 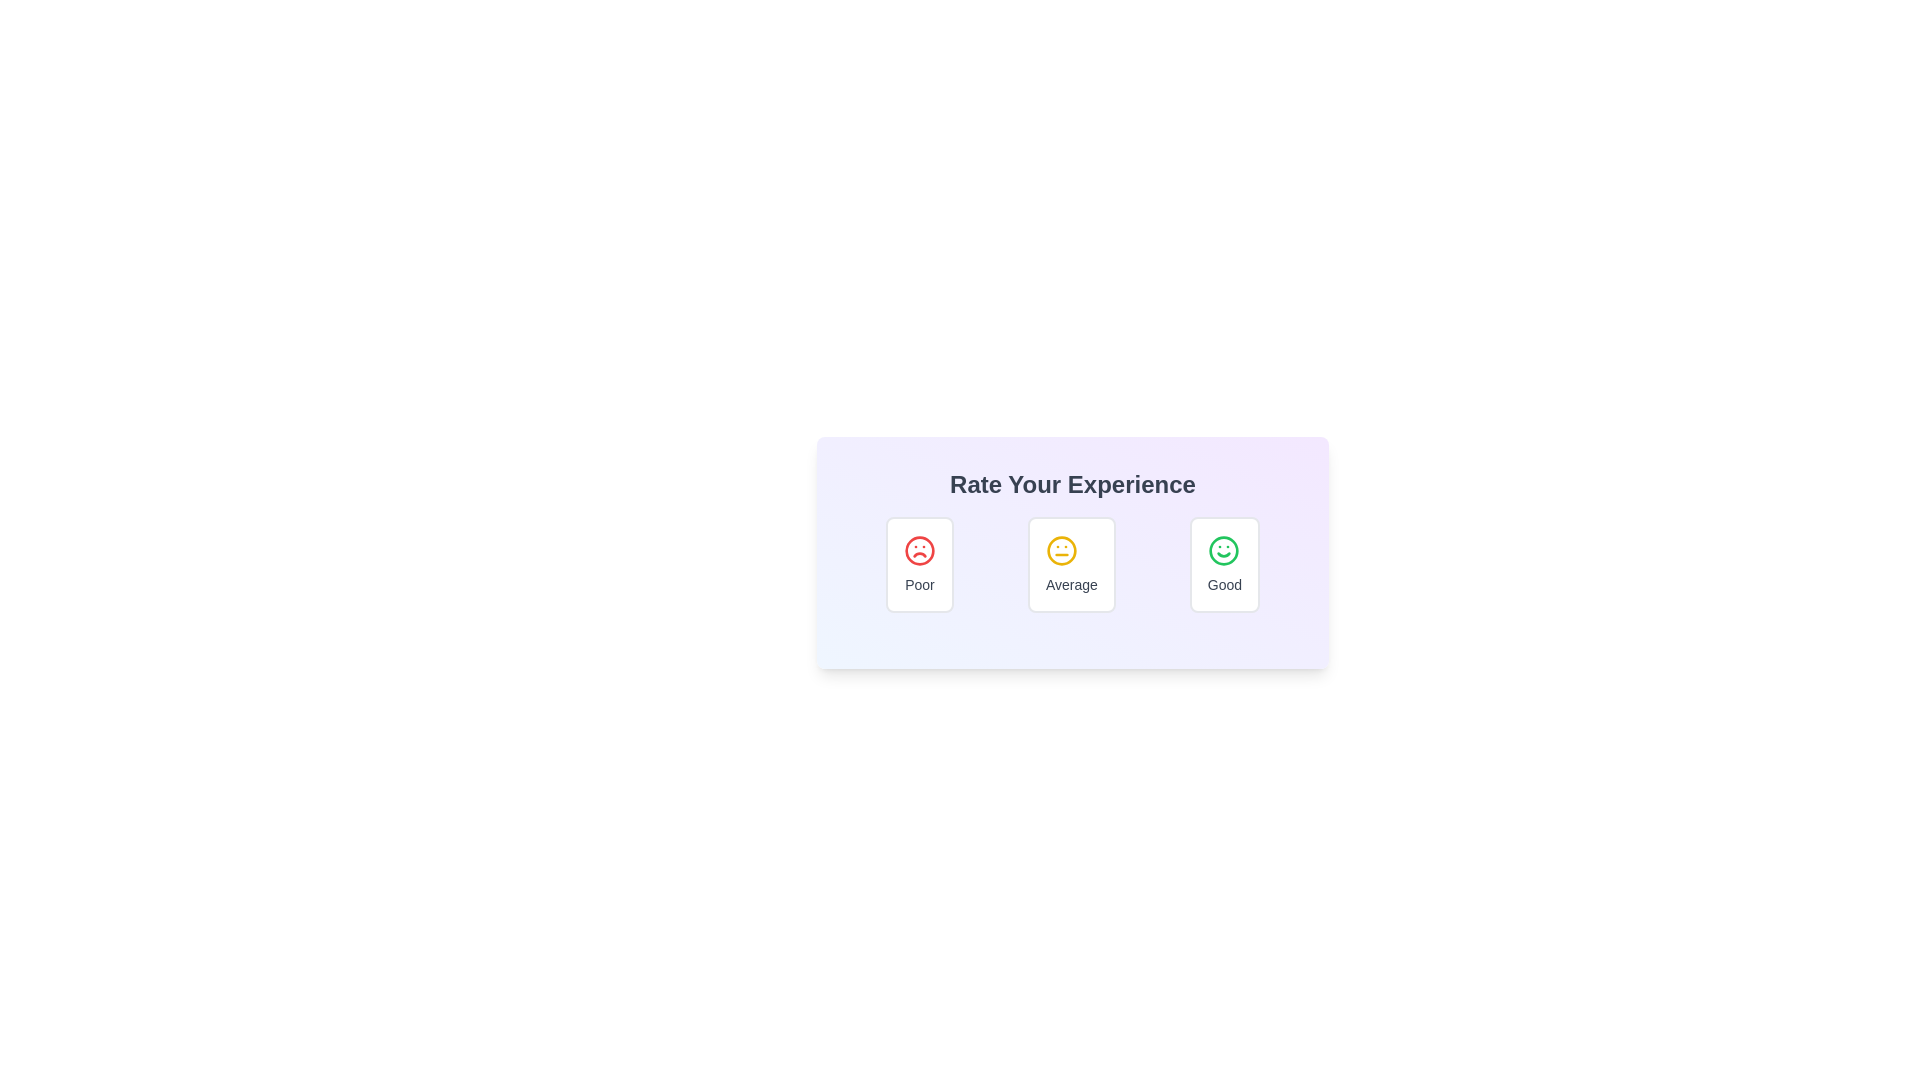 I want to click on the circular element with a green outline that represents the outer circle of the smiley face icon in the 'Good' feedback option within the 'Rate Your Experience' section, so click(x=1222, y=551).